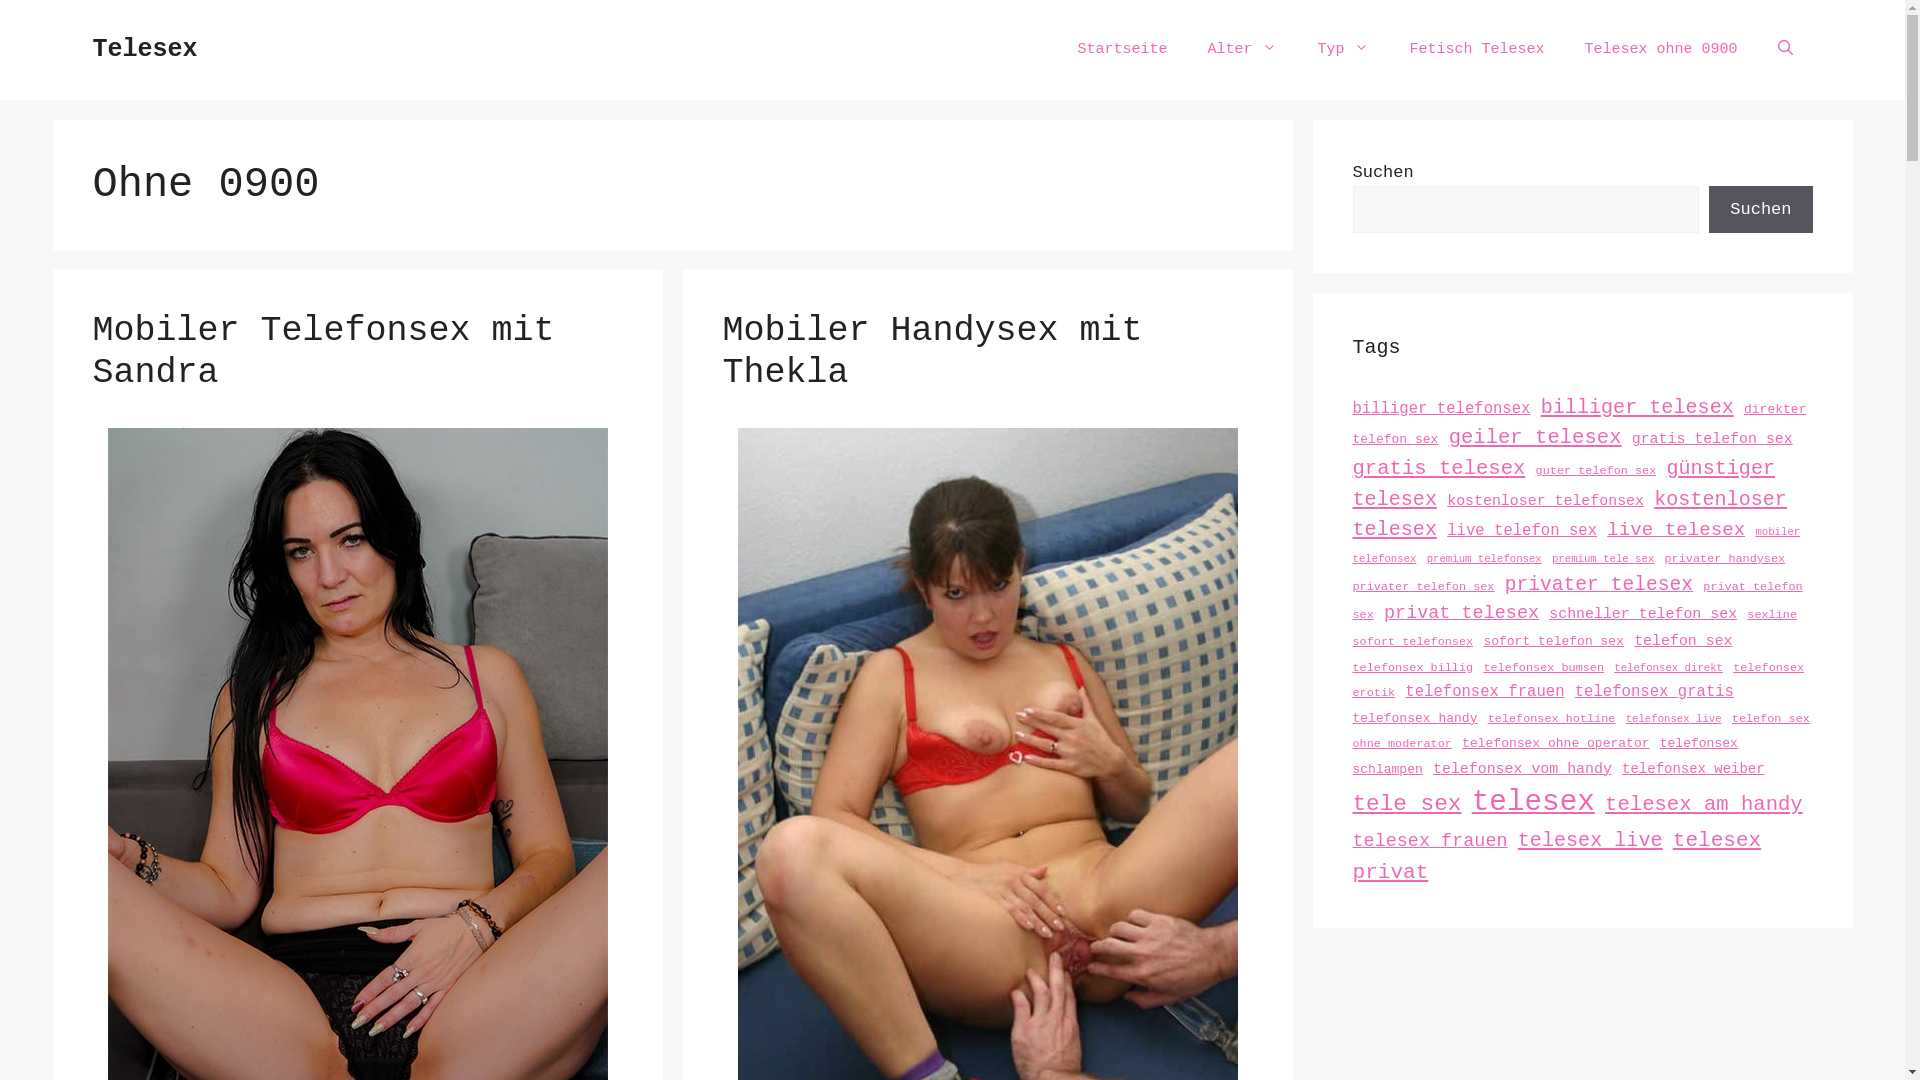 This screenshot has height=1080, width=1920. Describe the element at coordinates (1771, 613) in the screenshot. I see `'sexline'` at that location.